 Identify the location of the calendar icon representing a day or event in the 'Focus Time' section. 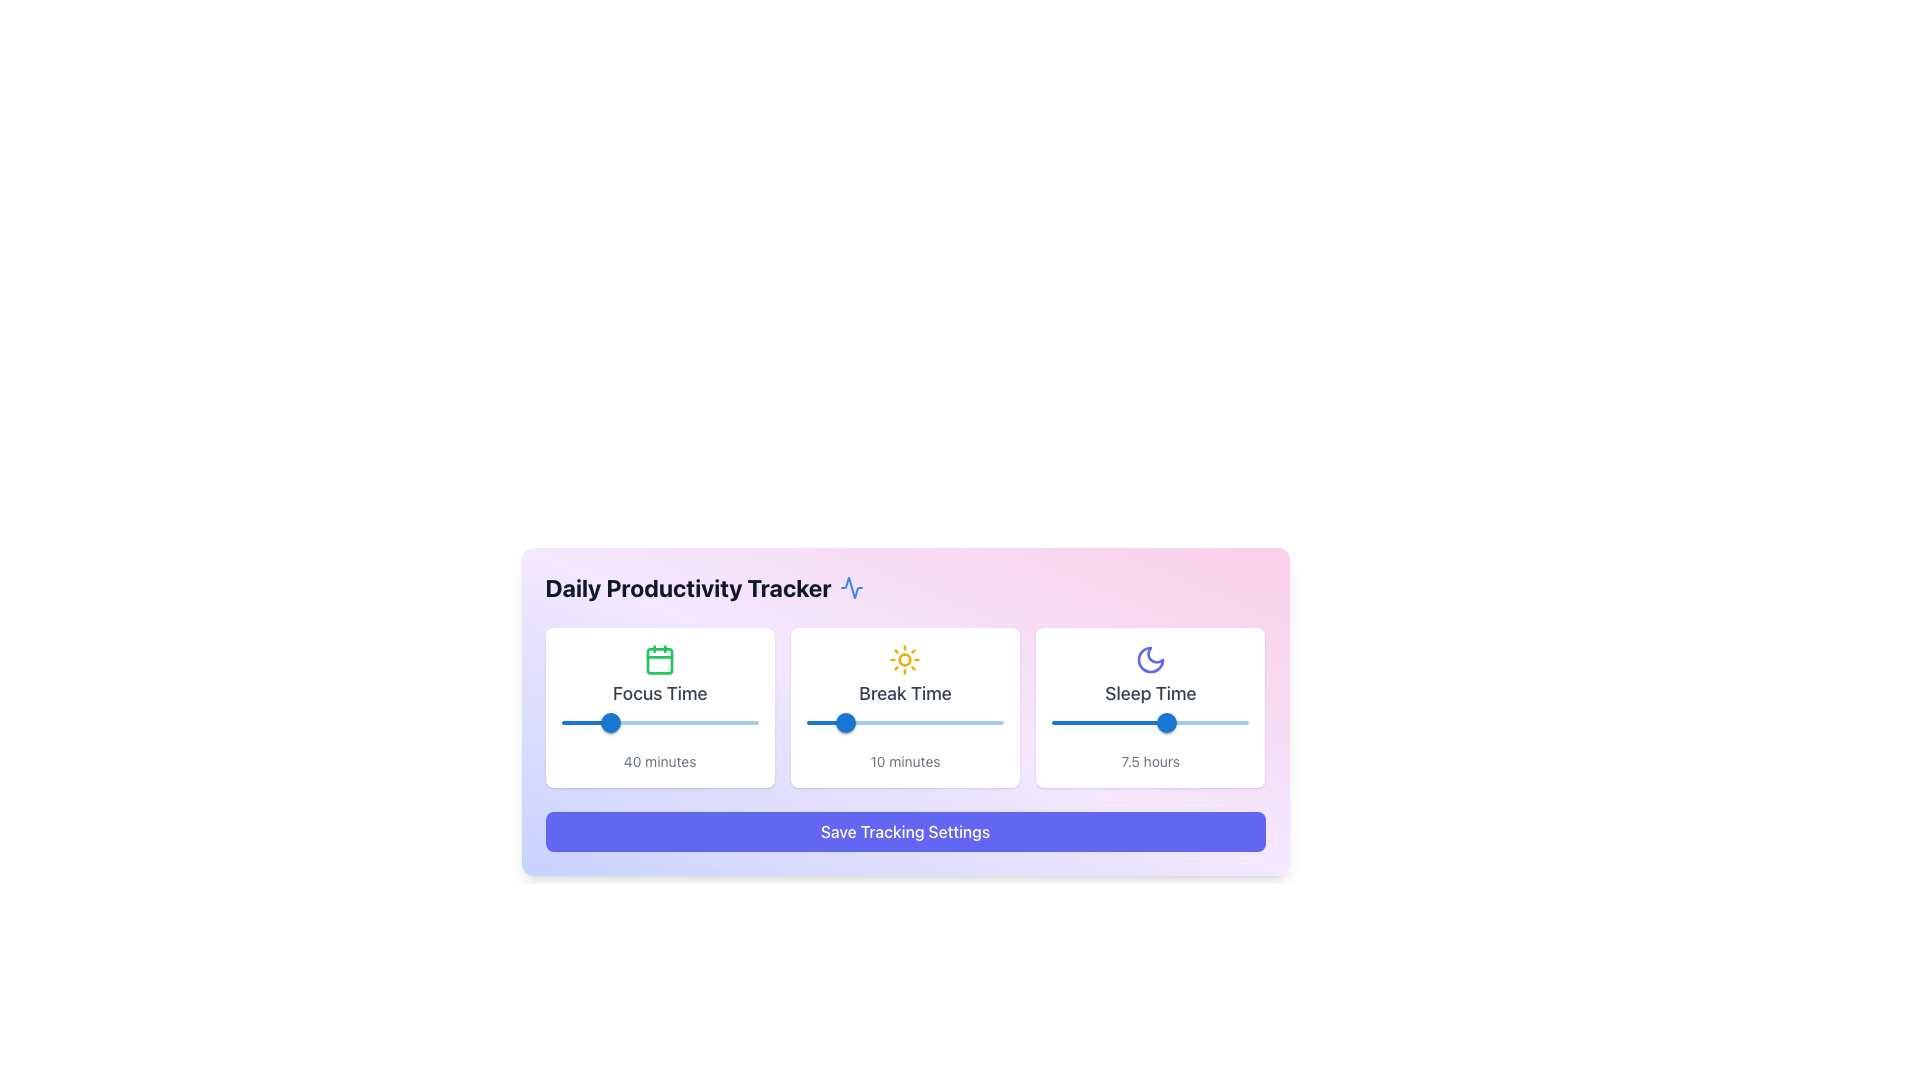
(660, 661).